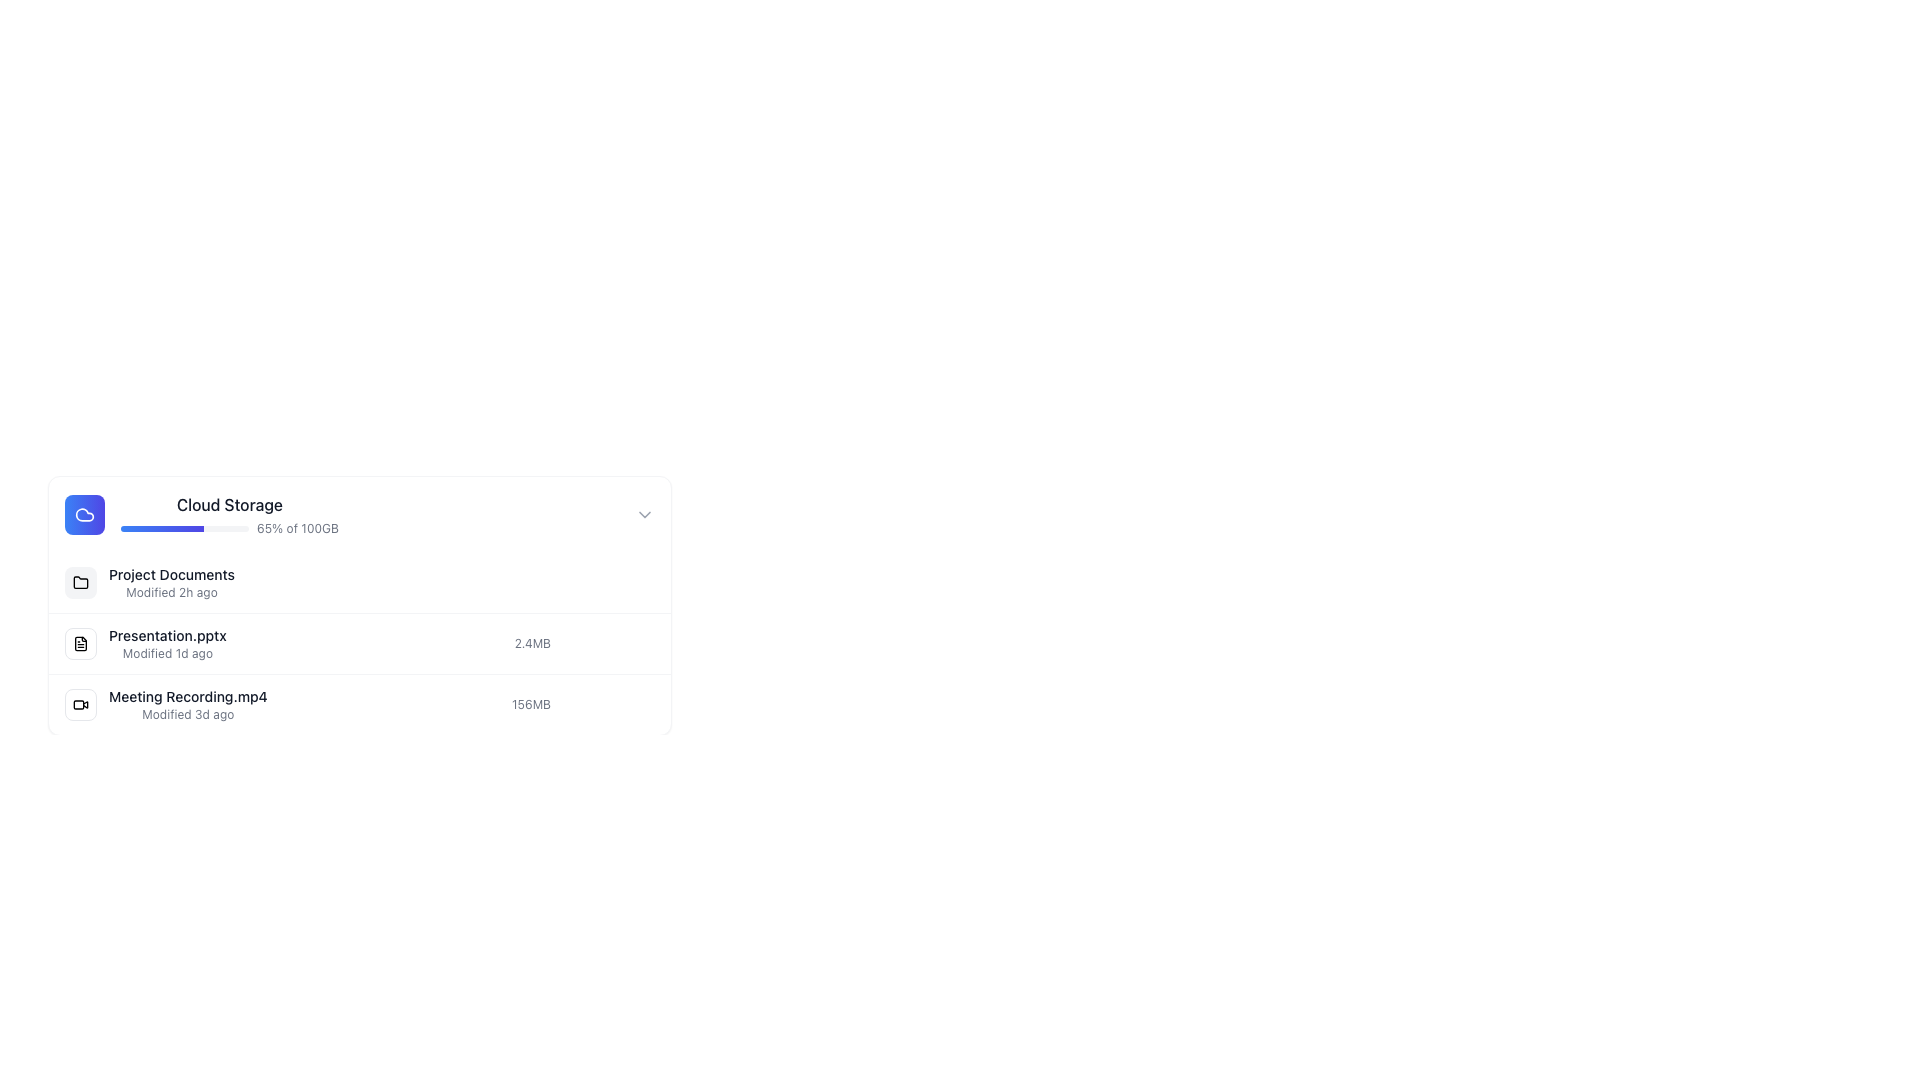 The image size is (1920, 1080). I want to click on the storage progress bar, so click(179, 527).